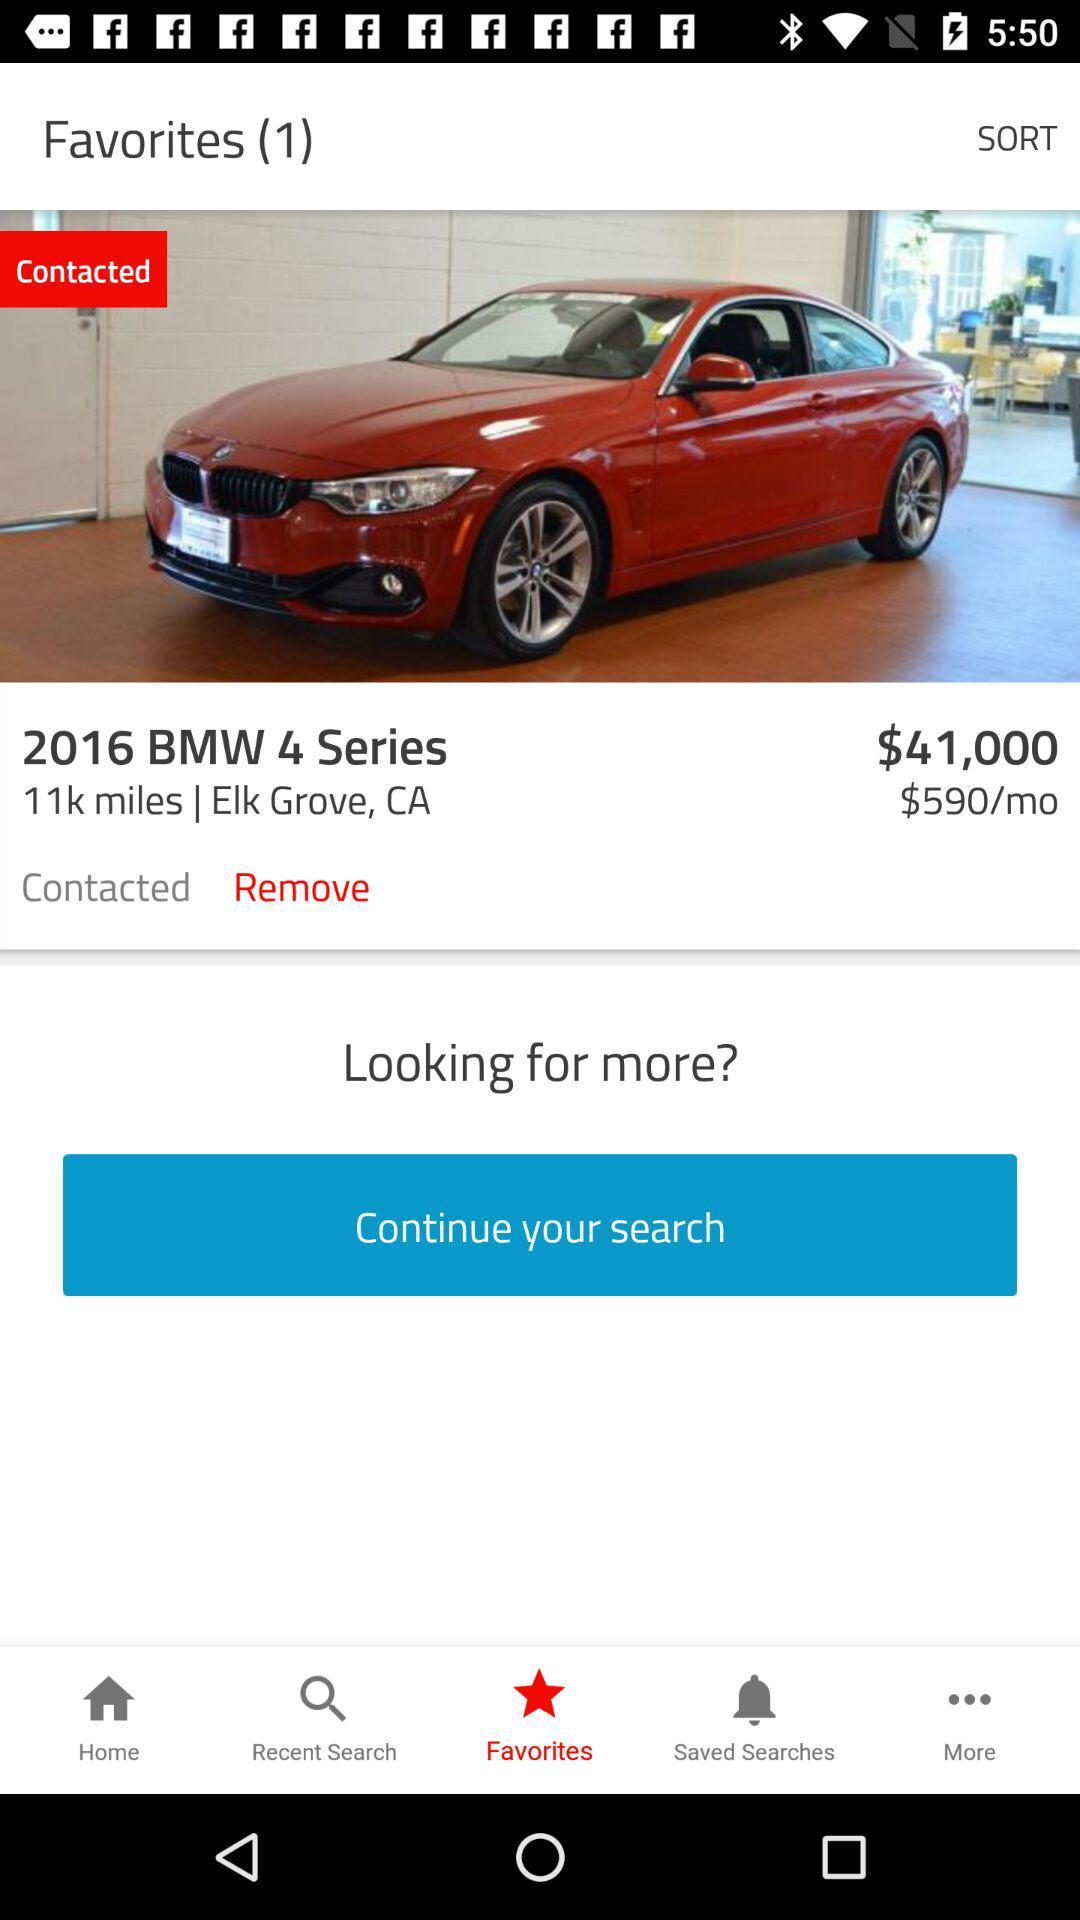 The width and height of the screenshot is (1080, 1920). I want to click on icon to the left of $590/mo, so click(301, 883).